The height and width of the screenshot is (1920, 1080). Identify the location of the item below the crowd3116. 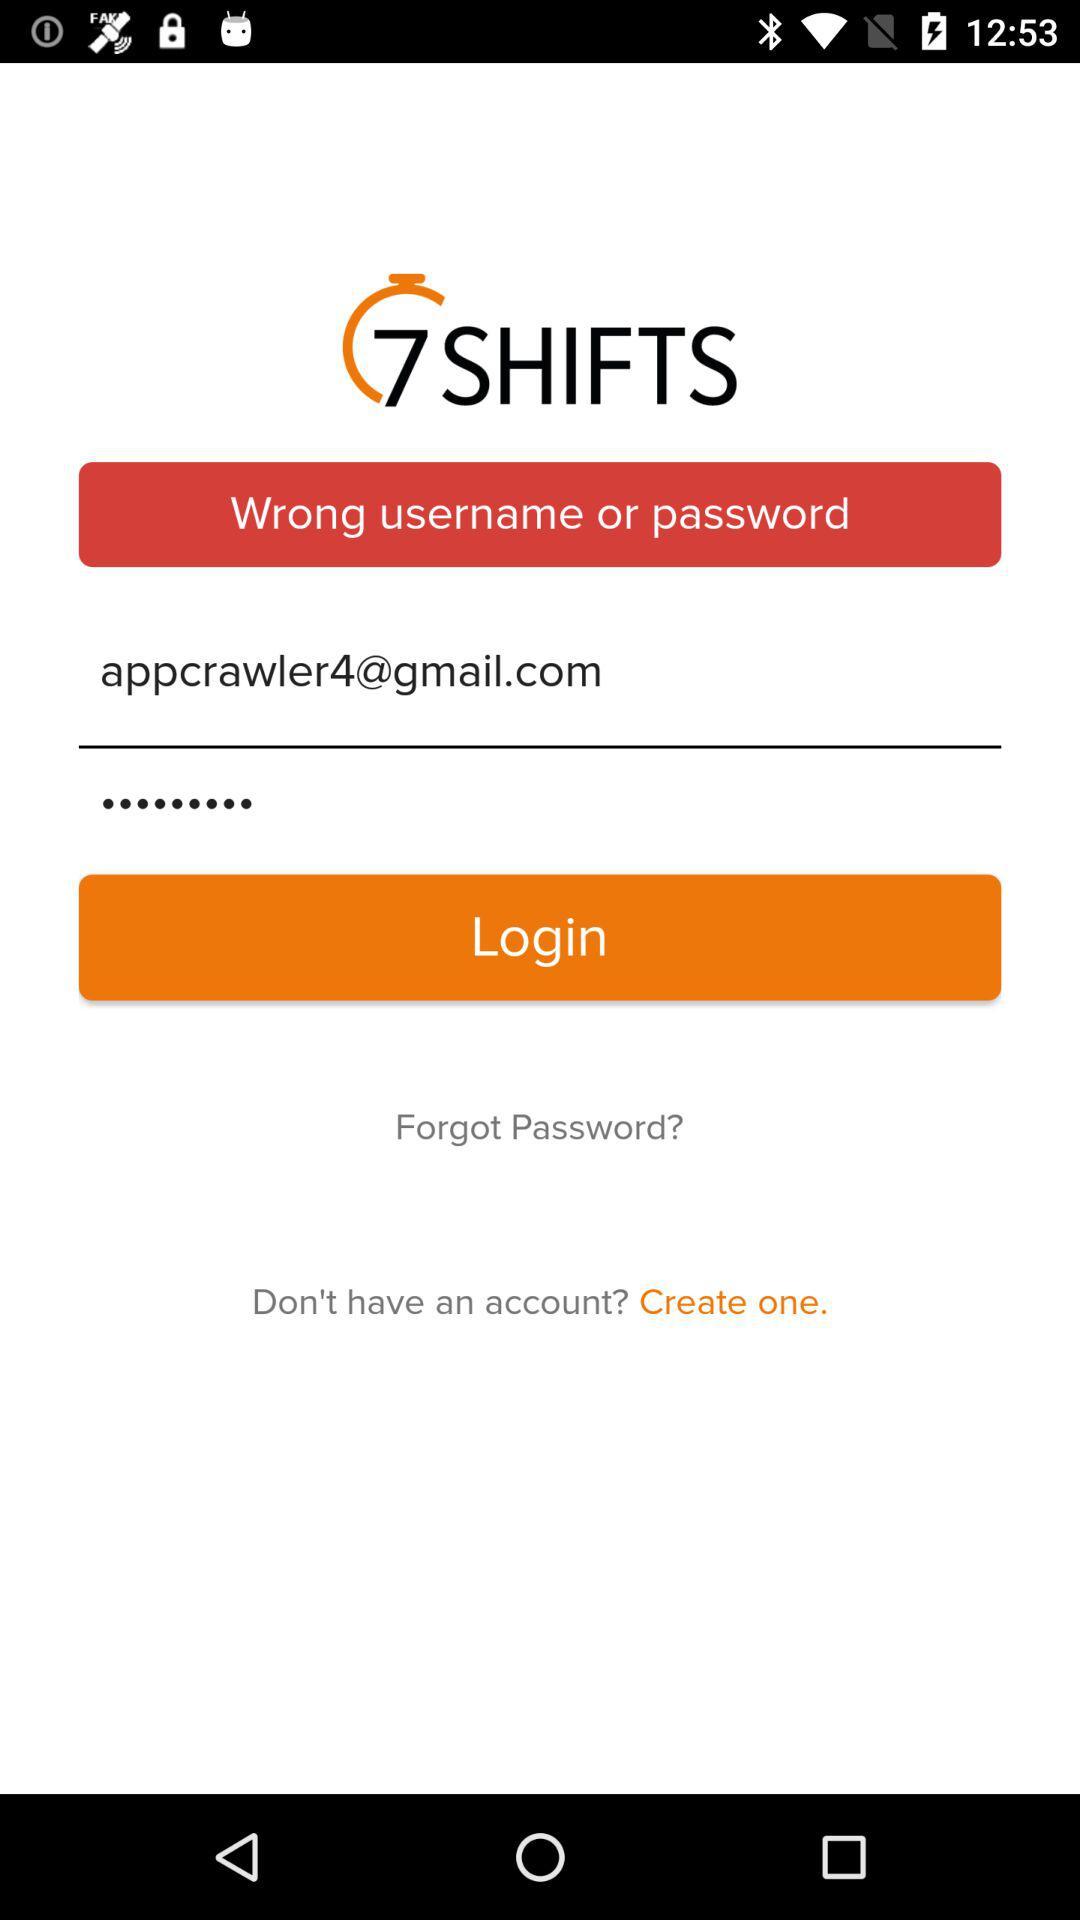
(540, 936).